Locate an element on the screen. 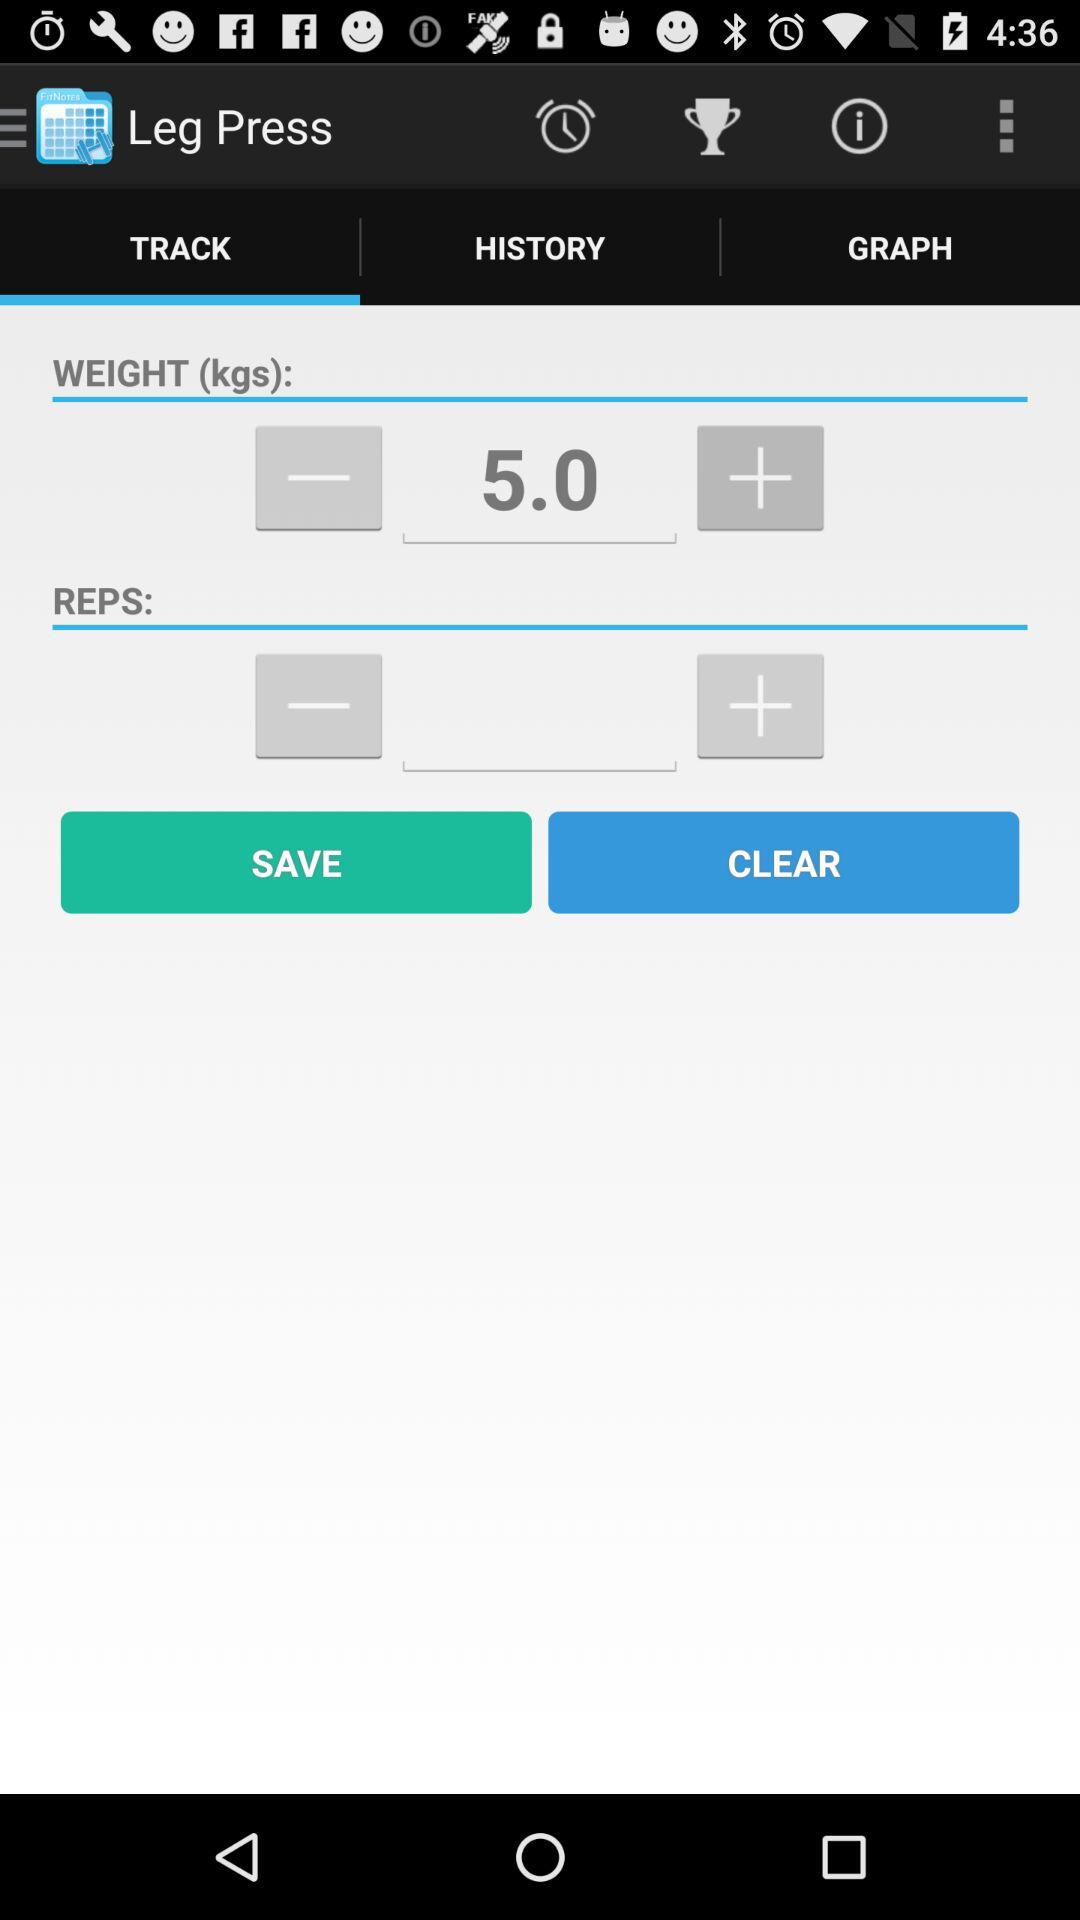  the add icon is located at coordinates (760, 511).